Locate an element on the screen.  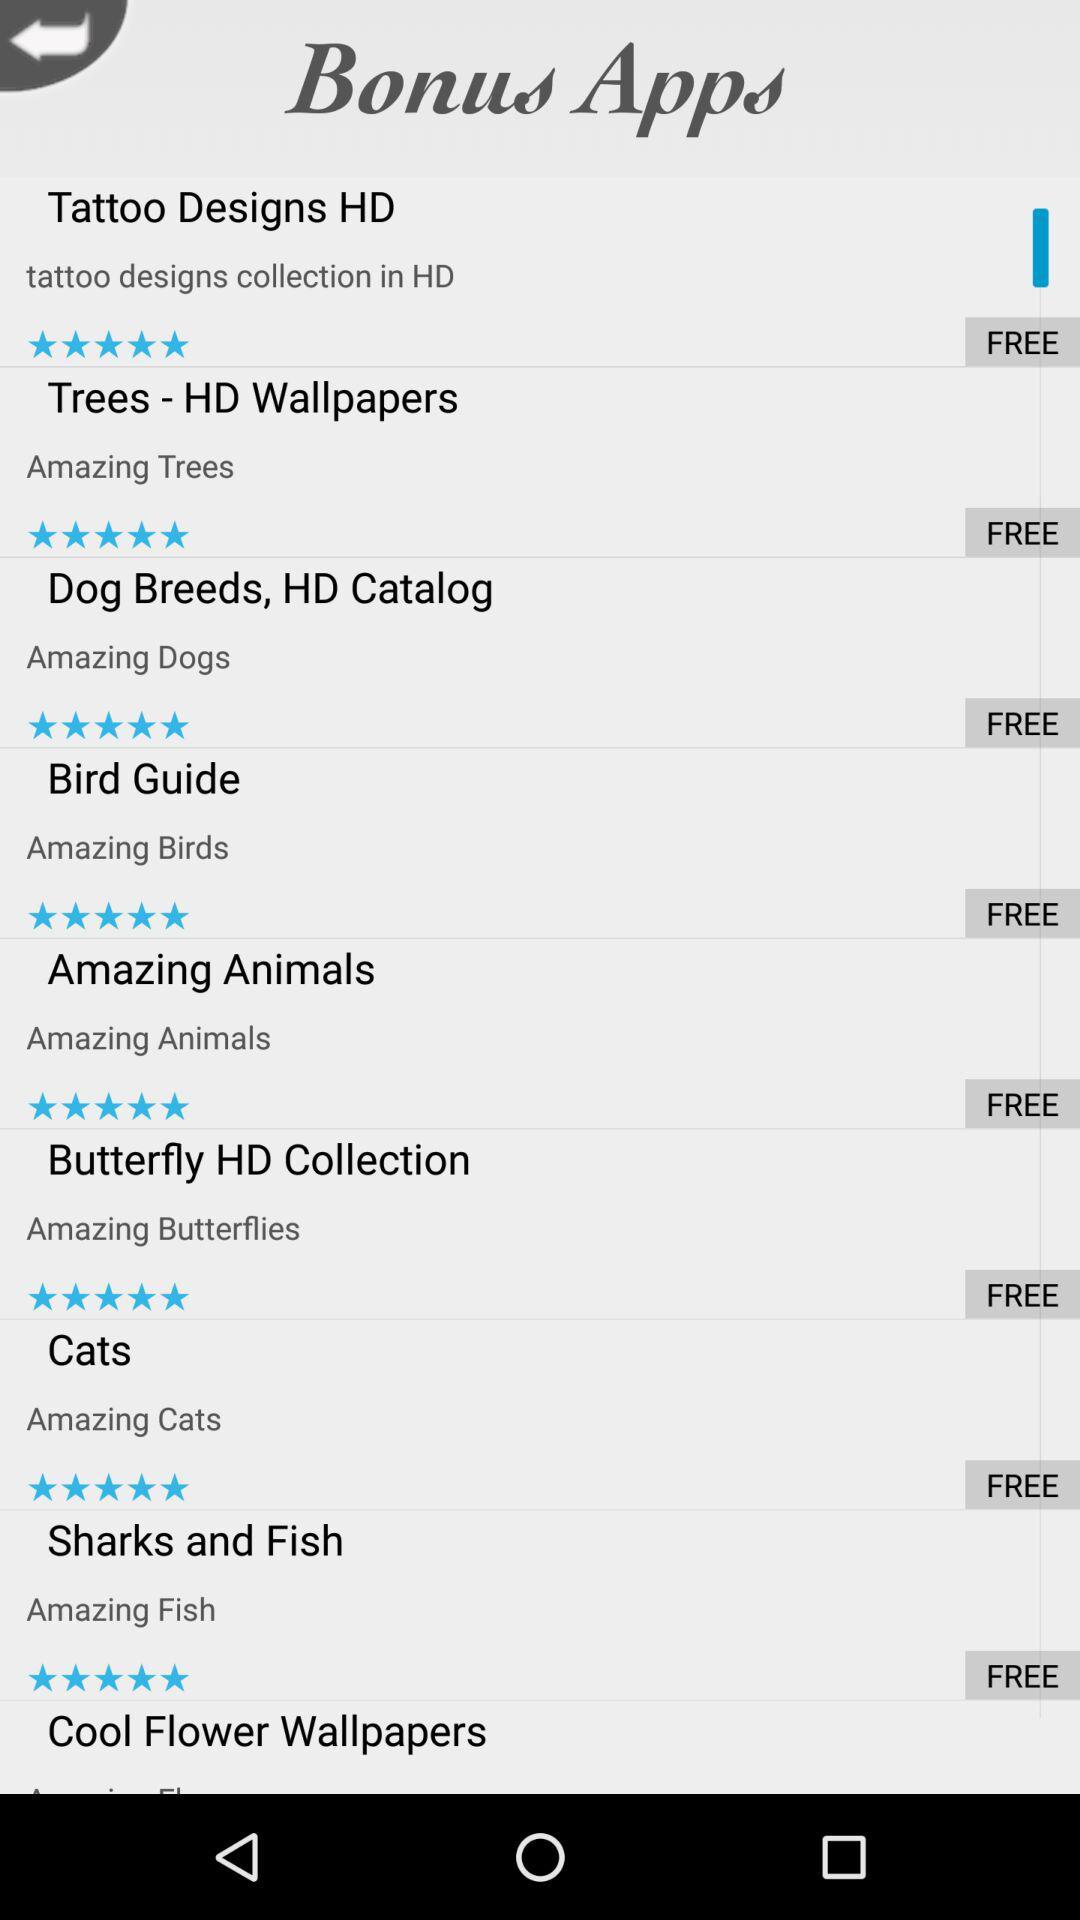
the item below   cool flower wallpapers  item is located at coordinates (553, 1776).